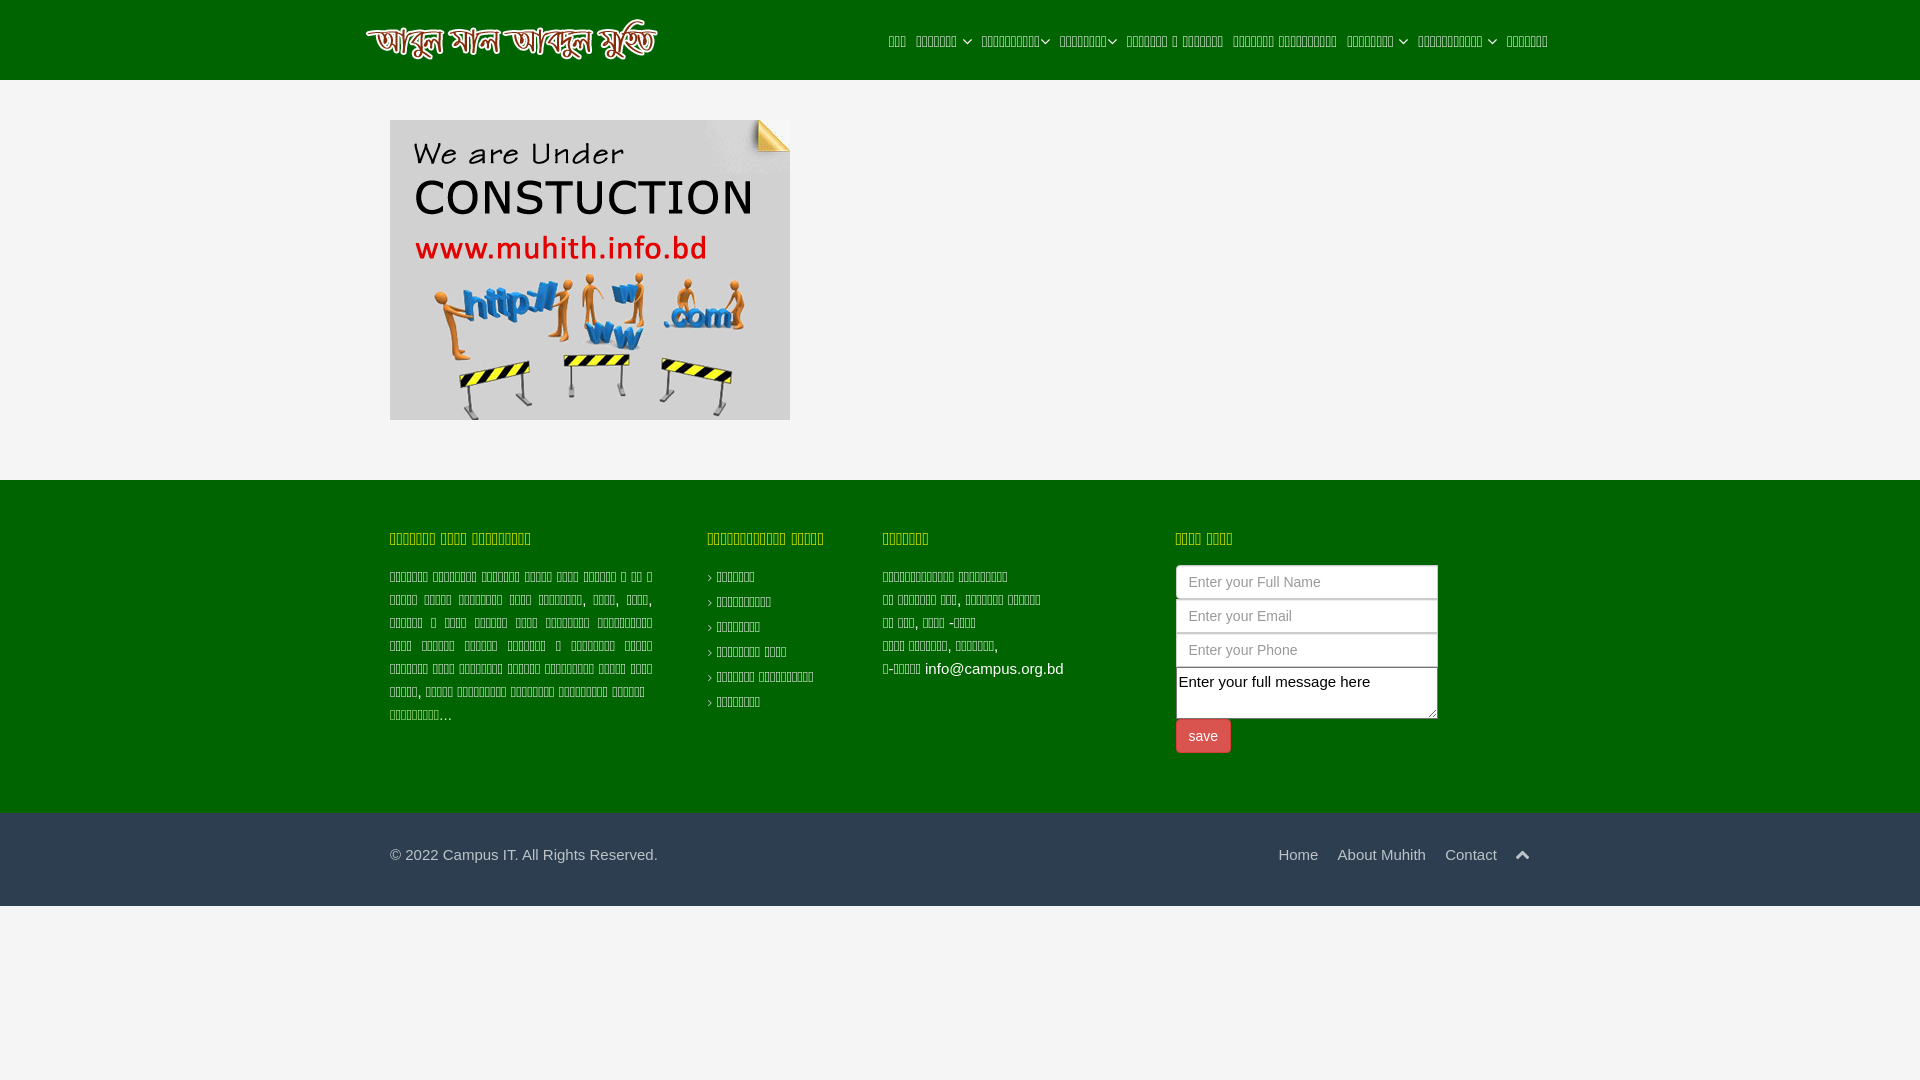 The image size is (1920, 1080). What do you see at coordinates (1276, 854) in the screenshot?
I see `'Home'` at bounding box center [1276, 854].